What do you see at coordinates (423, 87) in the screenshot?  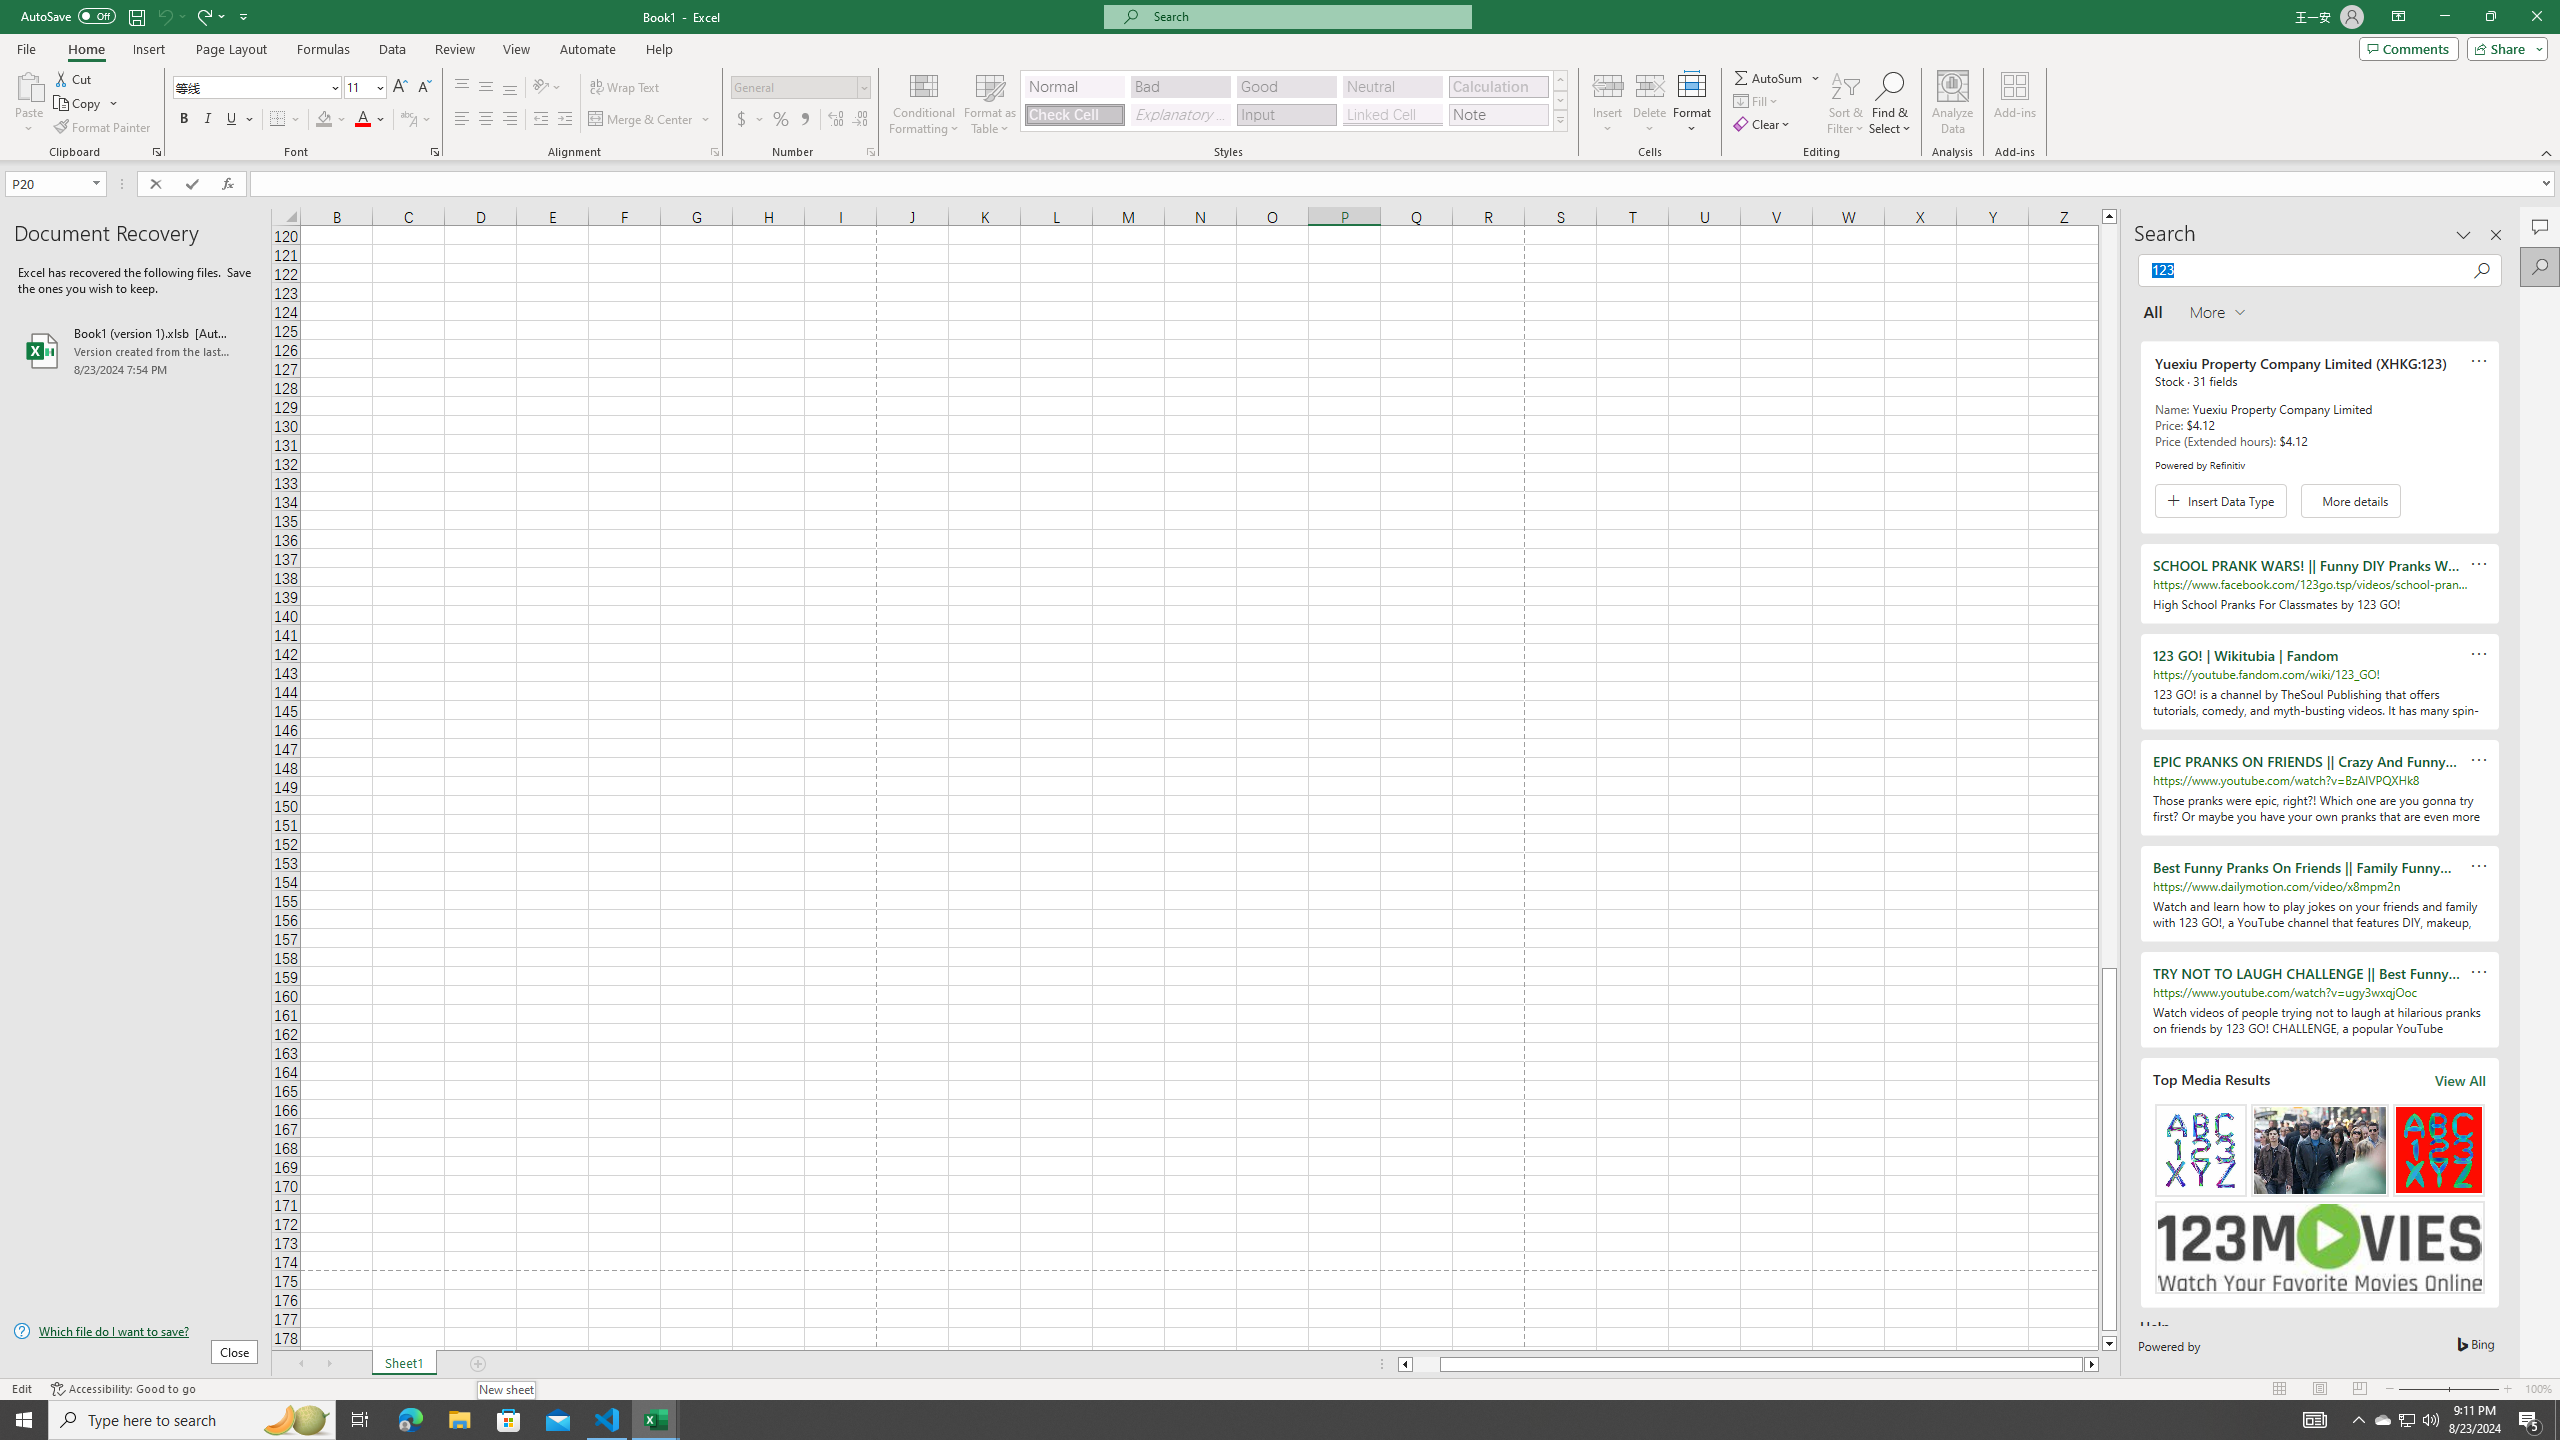 I see `'Decrease Font Size'` at bounding box center [423, 87].